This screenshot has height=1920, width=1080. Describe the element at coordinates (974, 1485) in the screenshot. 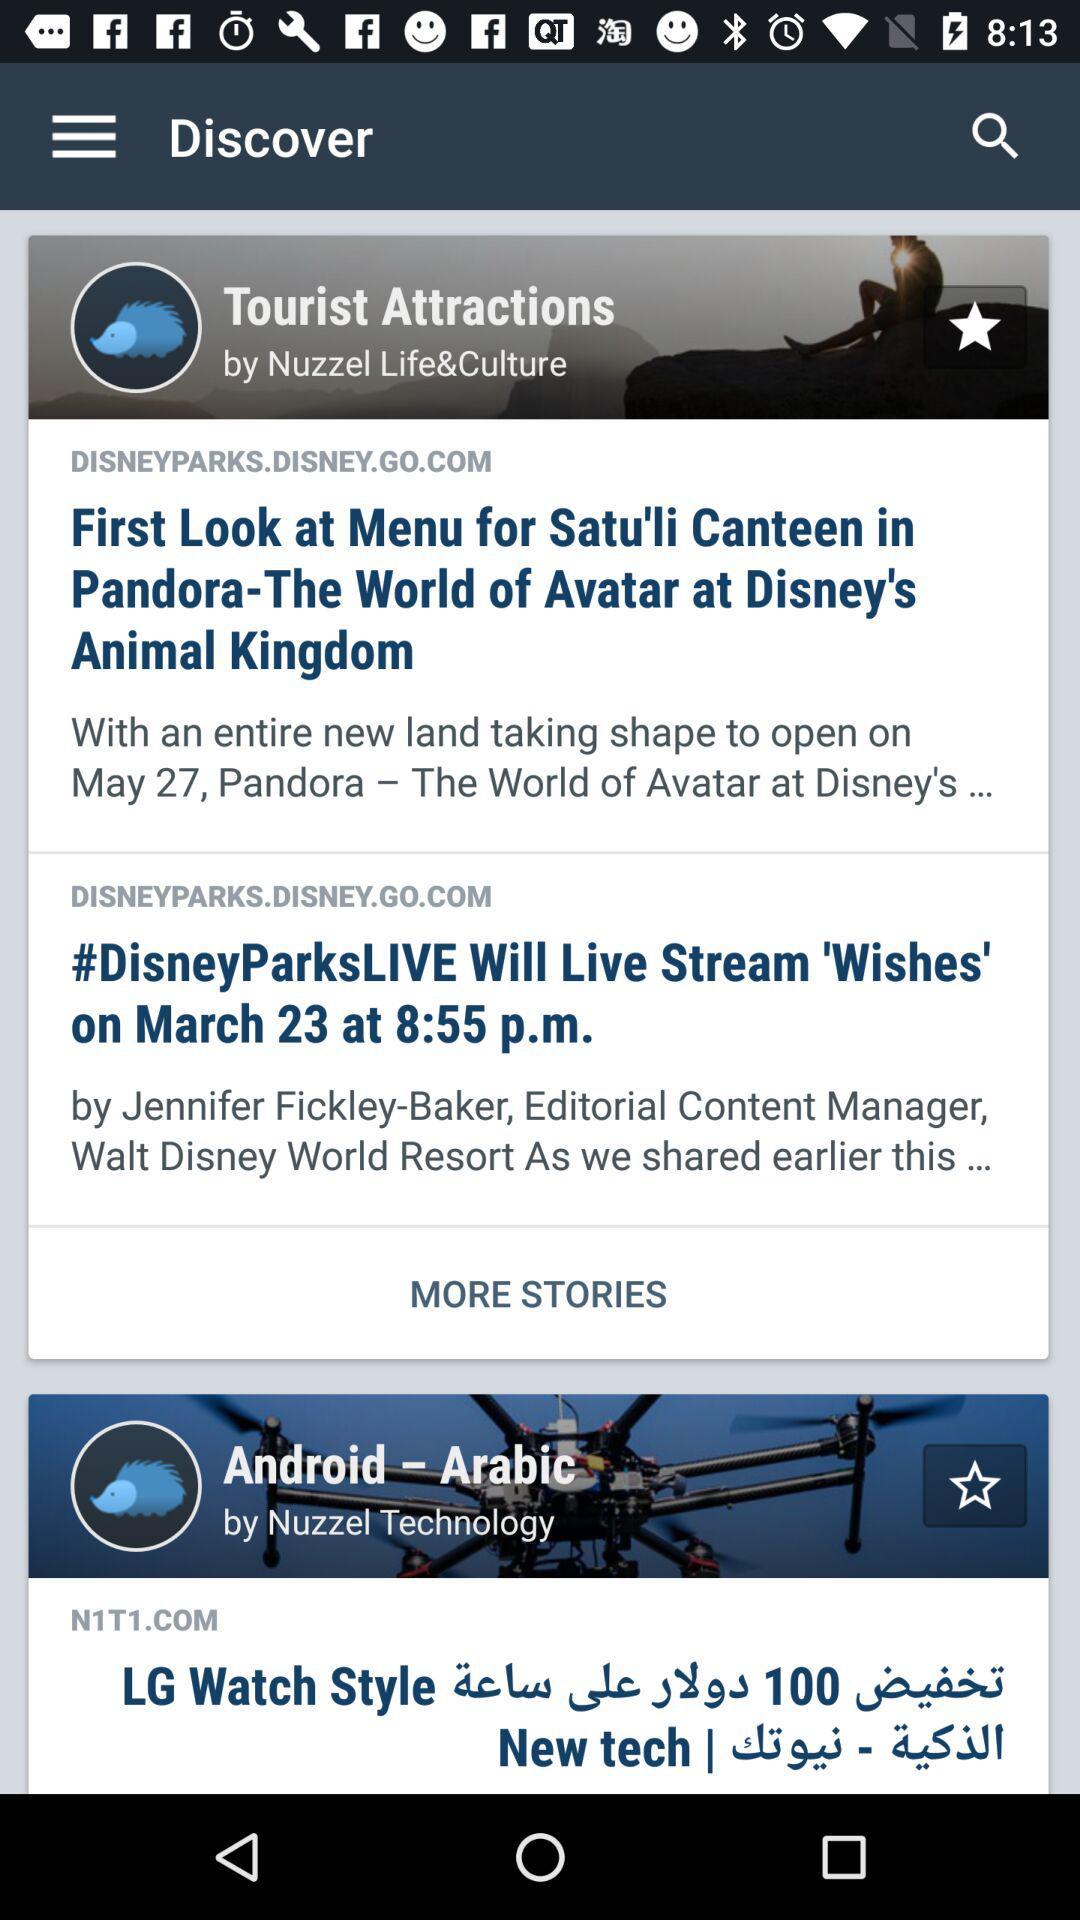

I see `star favorite` at that location.